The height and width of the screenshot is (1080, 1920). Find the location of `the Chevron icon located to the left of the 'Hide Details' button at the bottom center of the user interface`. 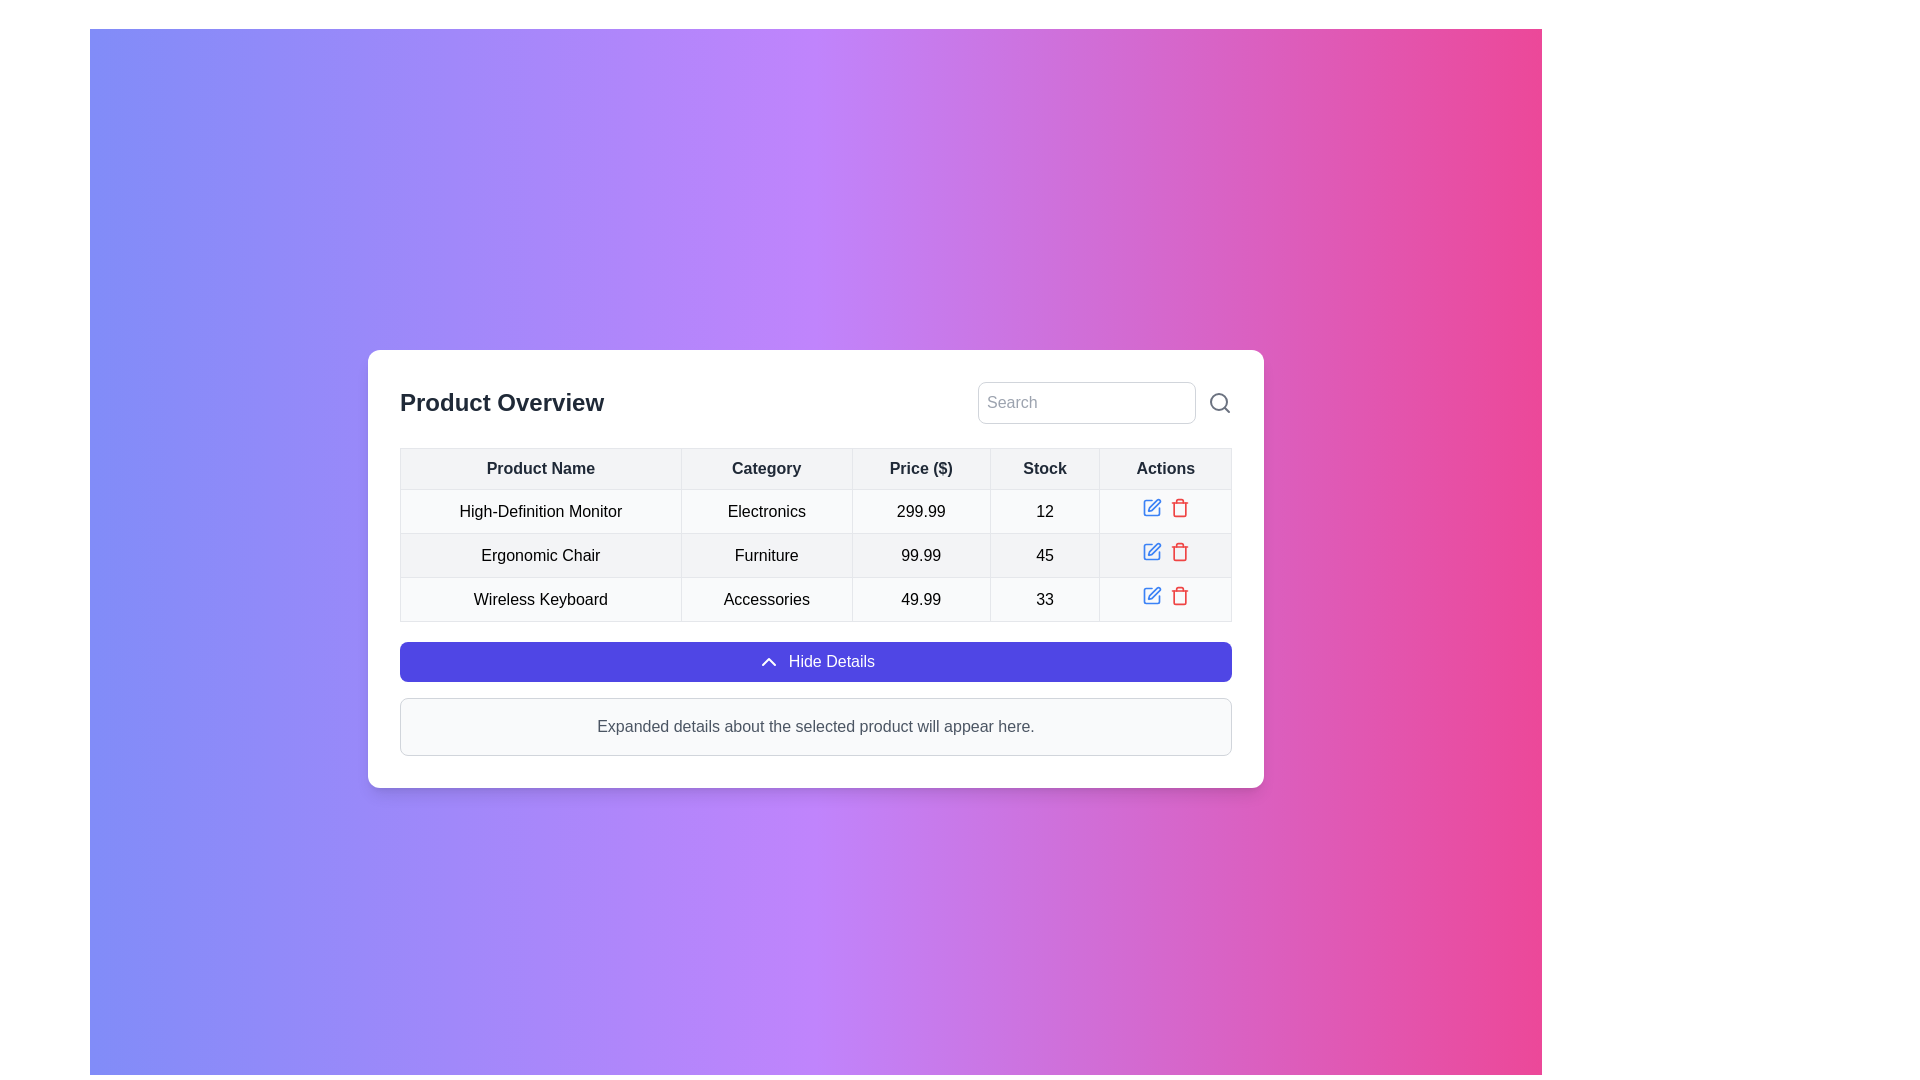

the Chevron icon located to the left of the 'Hide Details' button at the bottom center of the user interface is located at coordinates (767, 662).